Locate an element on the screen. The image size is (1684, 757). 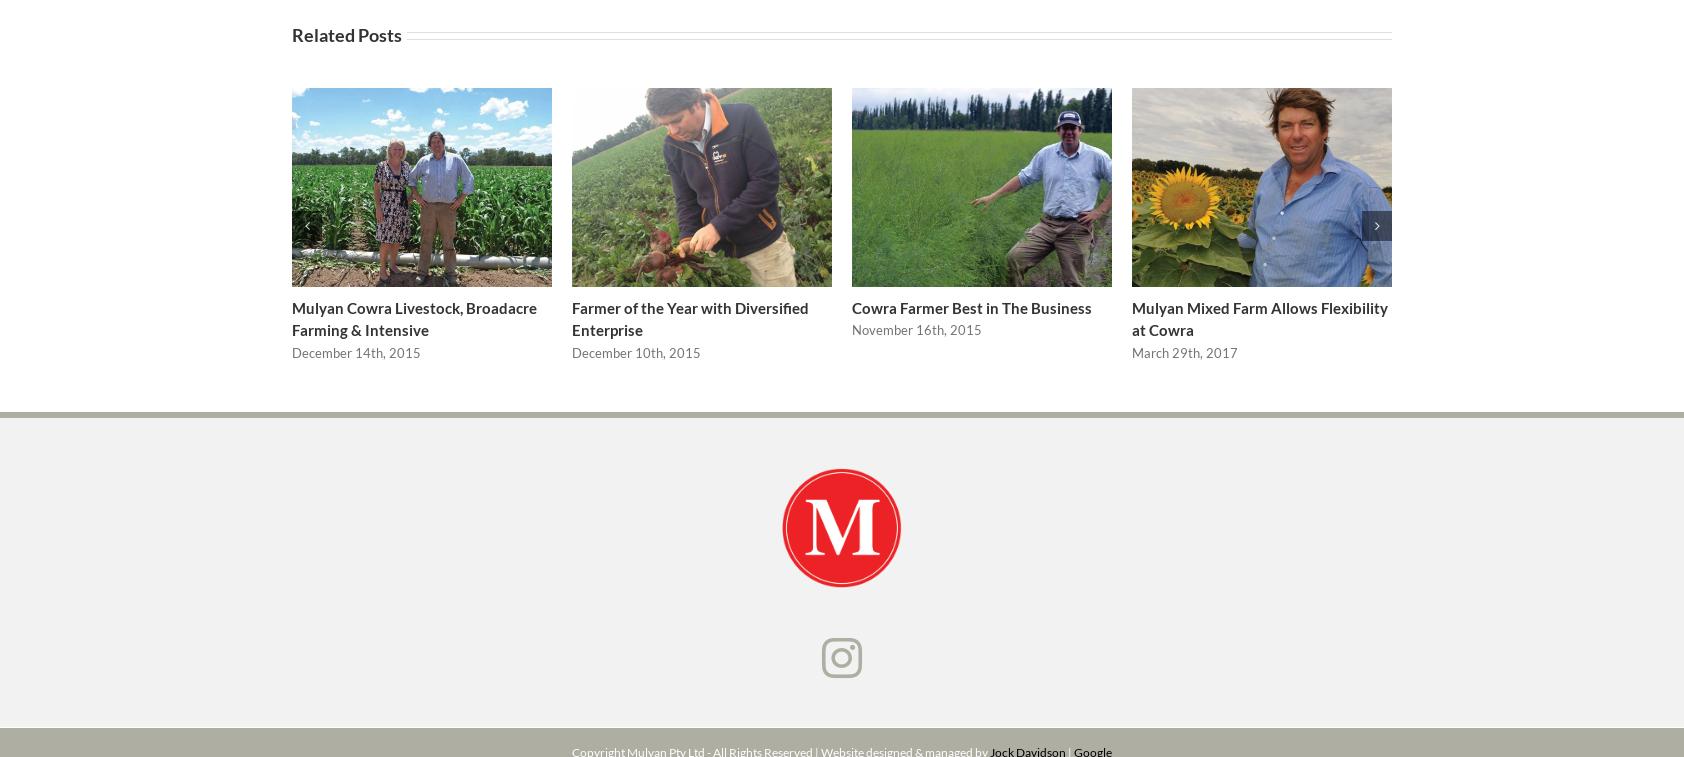
'March 29th, 2017' is located at coordinates (1185, 360).